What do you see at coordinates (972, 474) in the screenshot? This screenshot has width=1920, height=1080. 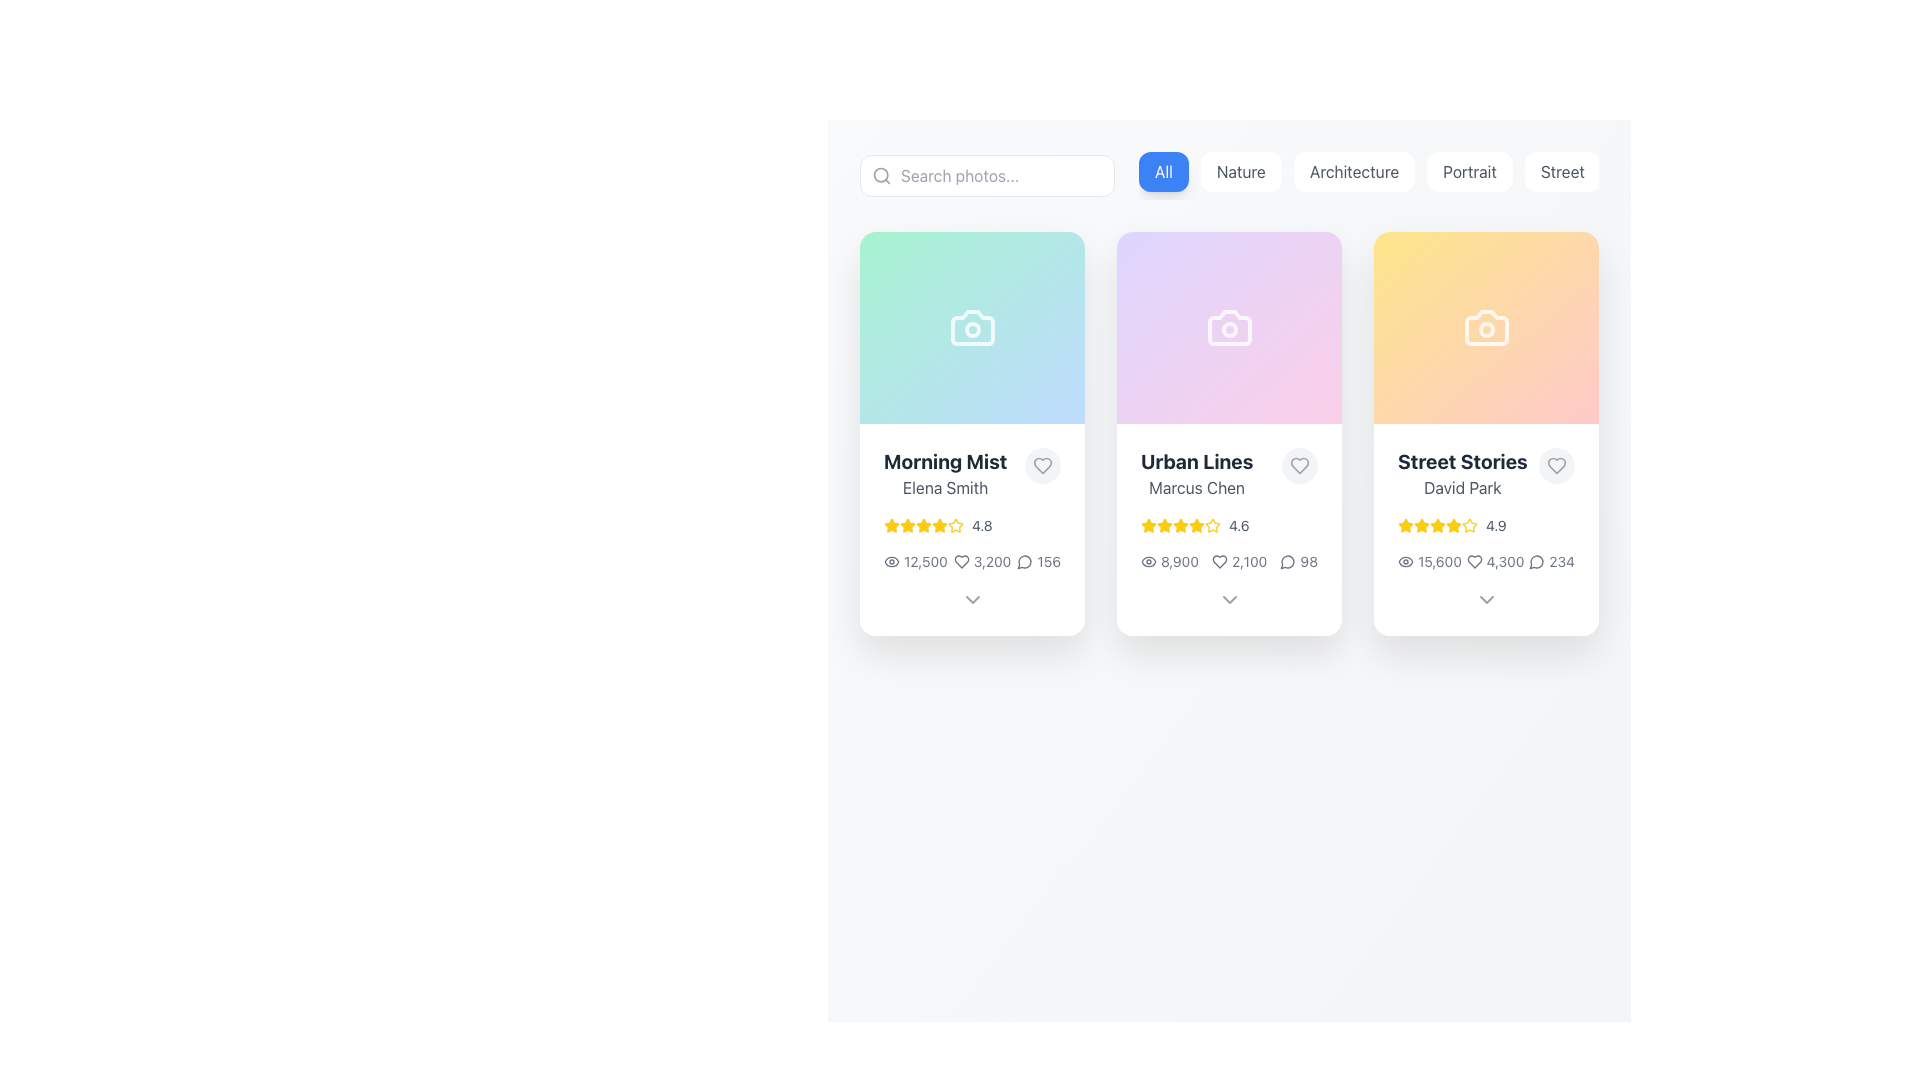 I see `the title and subtitle identifier text with the adjacent heart icon in the first card` at bounding box center [972, 474].